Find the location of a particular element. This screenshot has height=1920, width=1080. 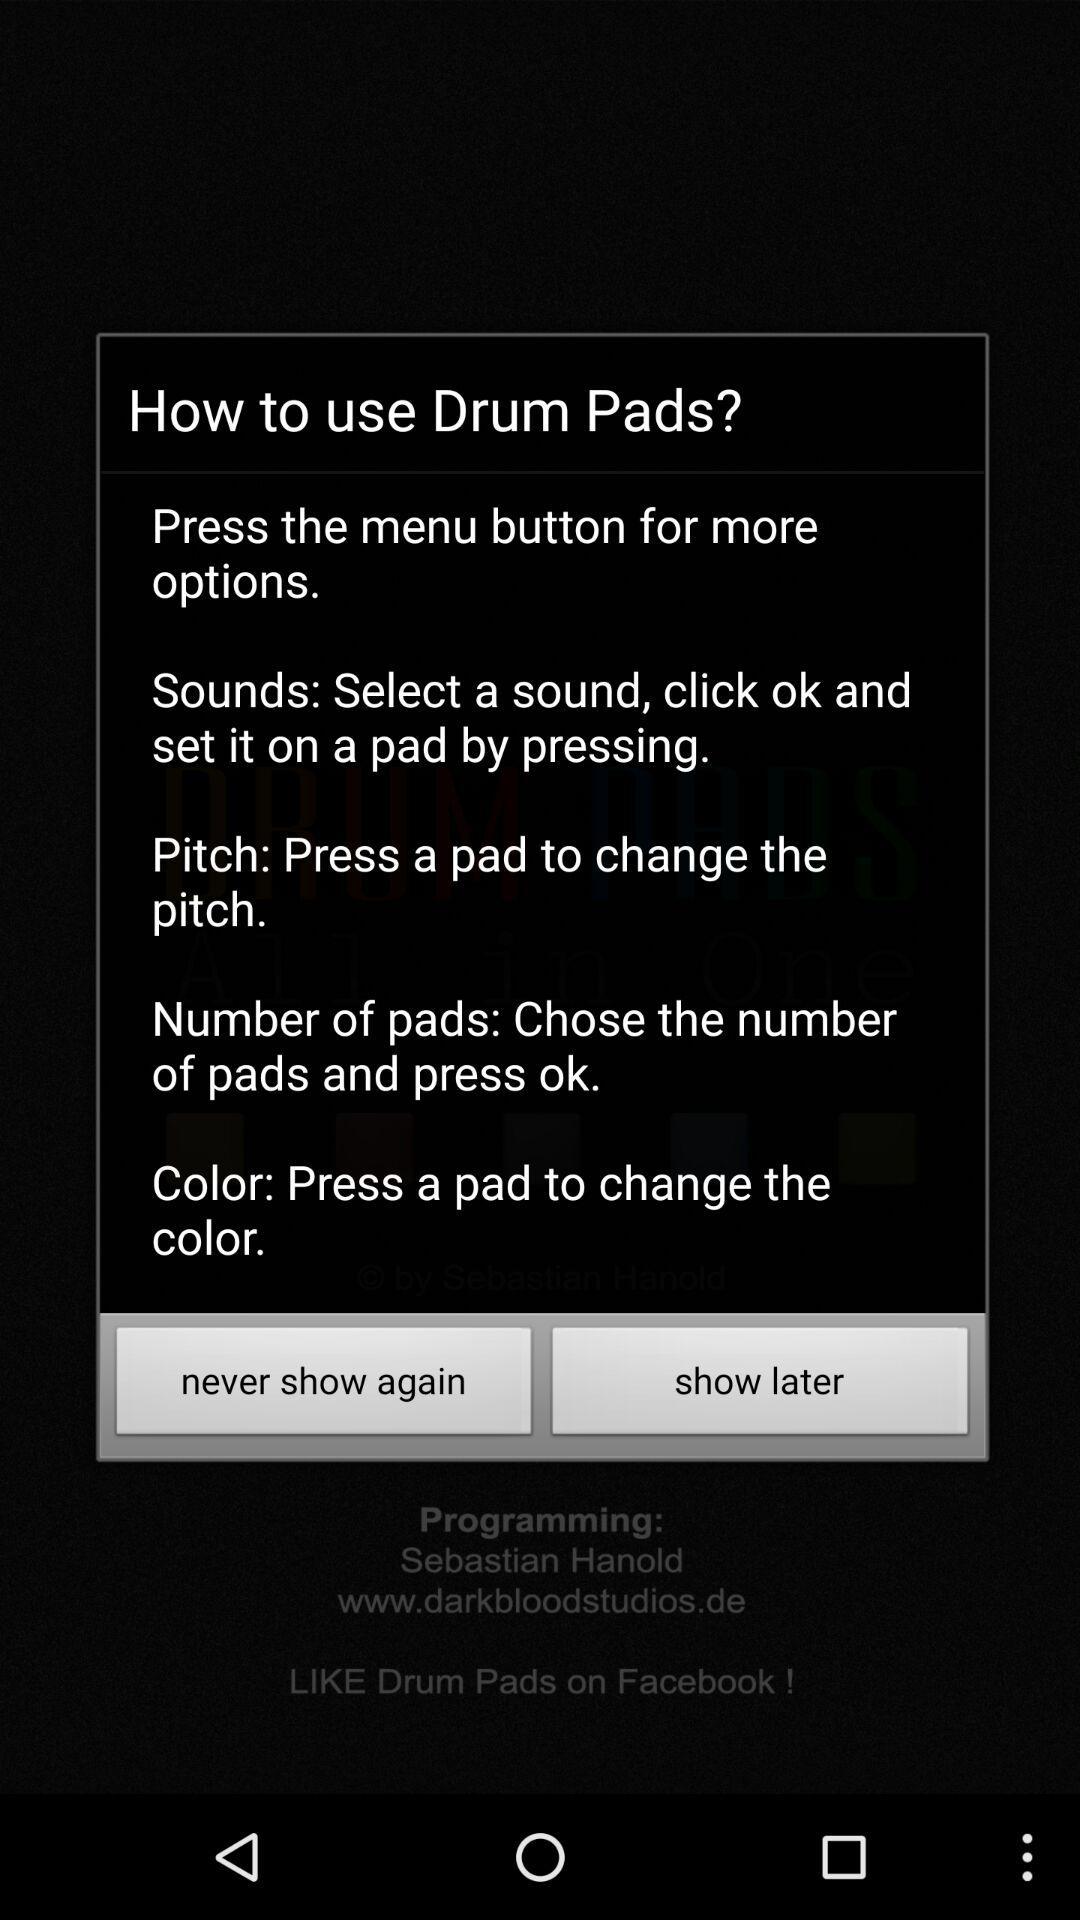

the icon at the bottom right corner is located at coordinates (760, 1385).